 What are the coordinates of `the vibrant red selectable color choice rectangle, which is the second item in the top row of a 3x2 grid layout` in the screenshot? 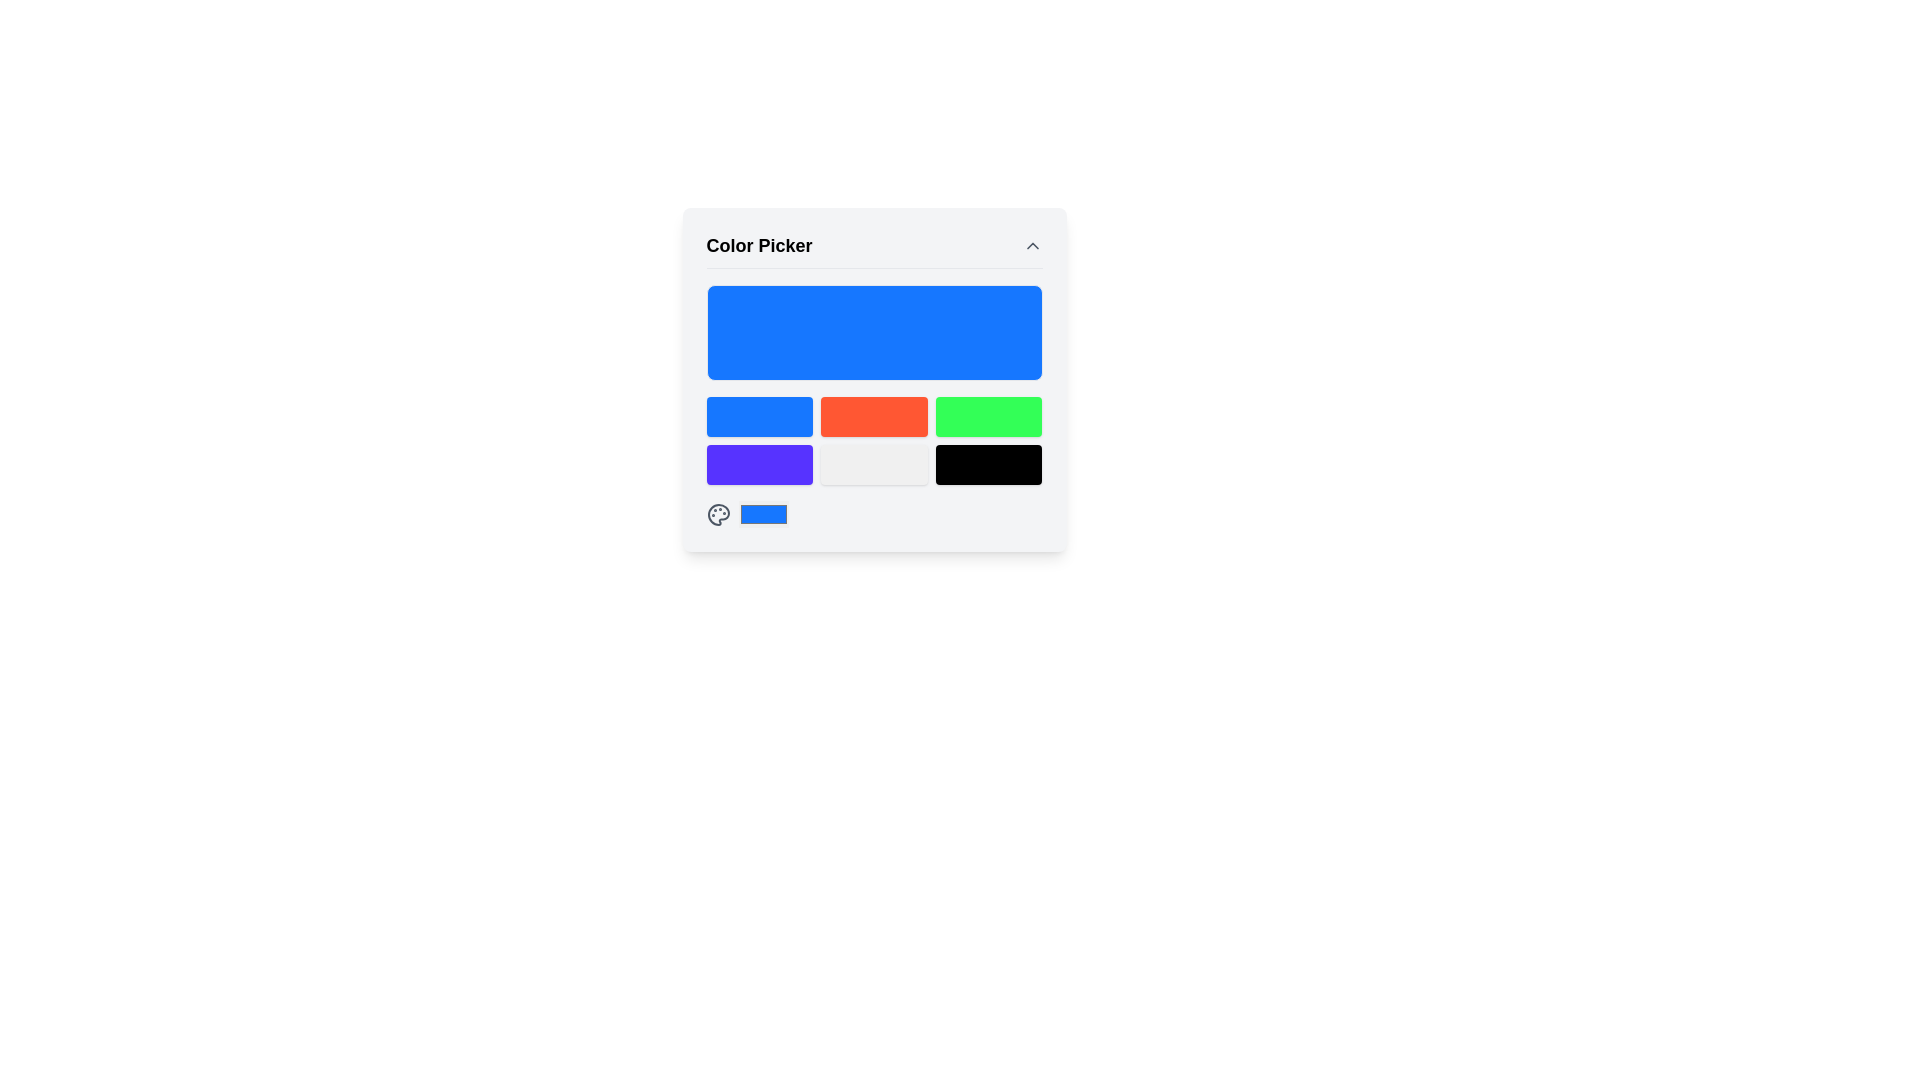 It's located at (874, 400).